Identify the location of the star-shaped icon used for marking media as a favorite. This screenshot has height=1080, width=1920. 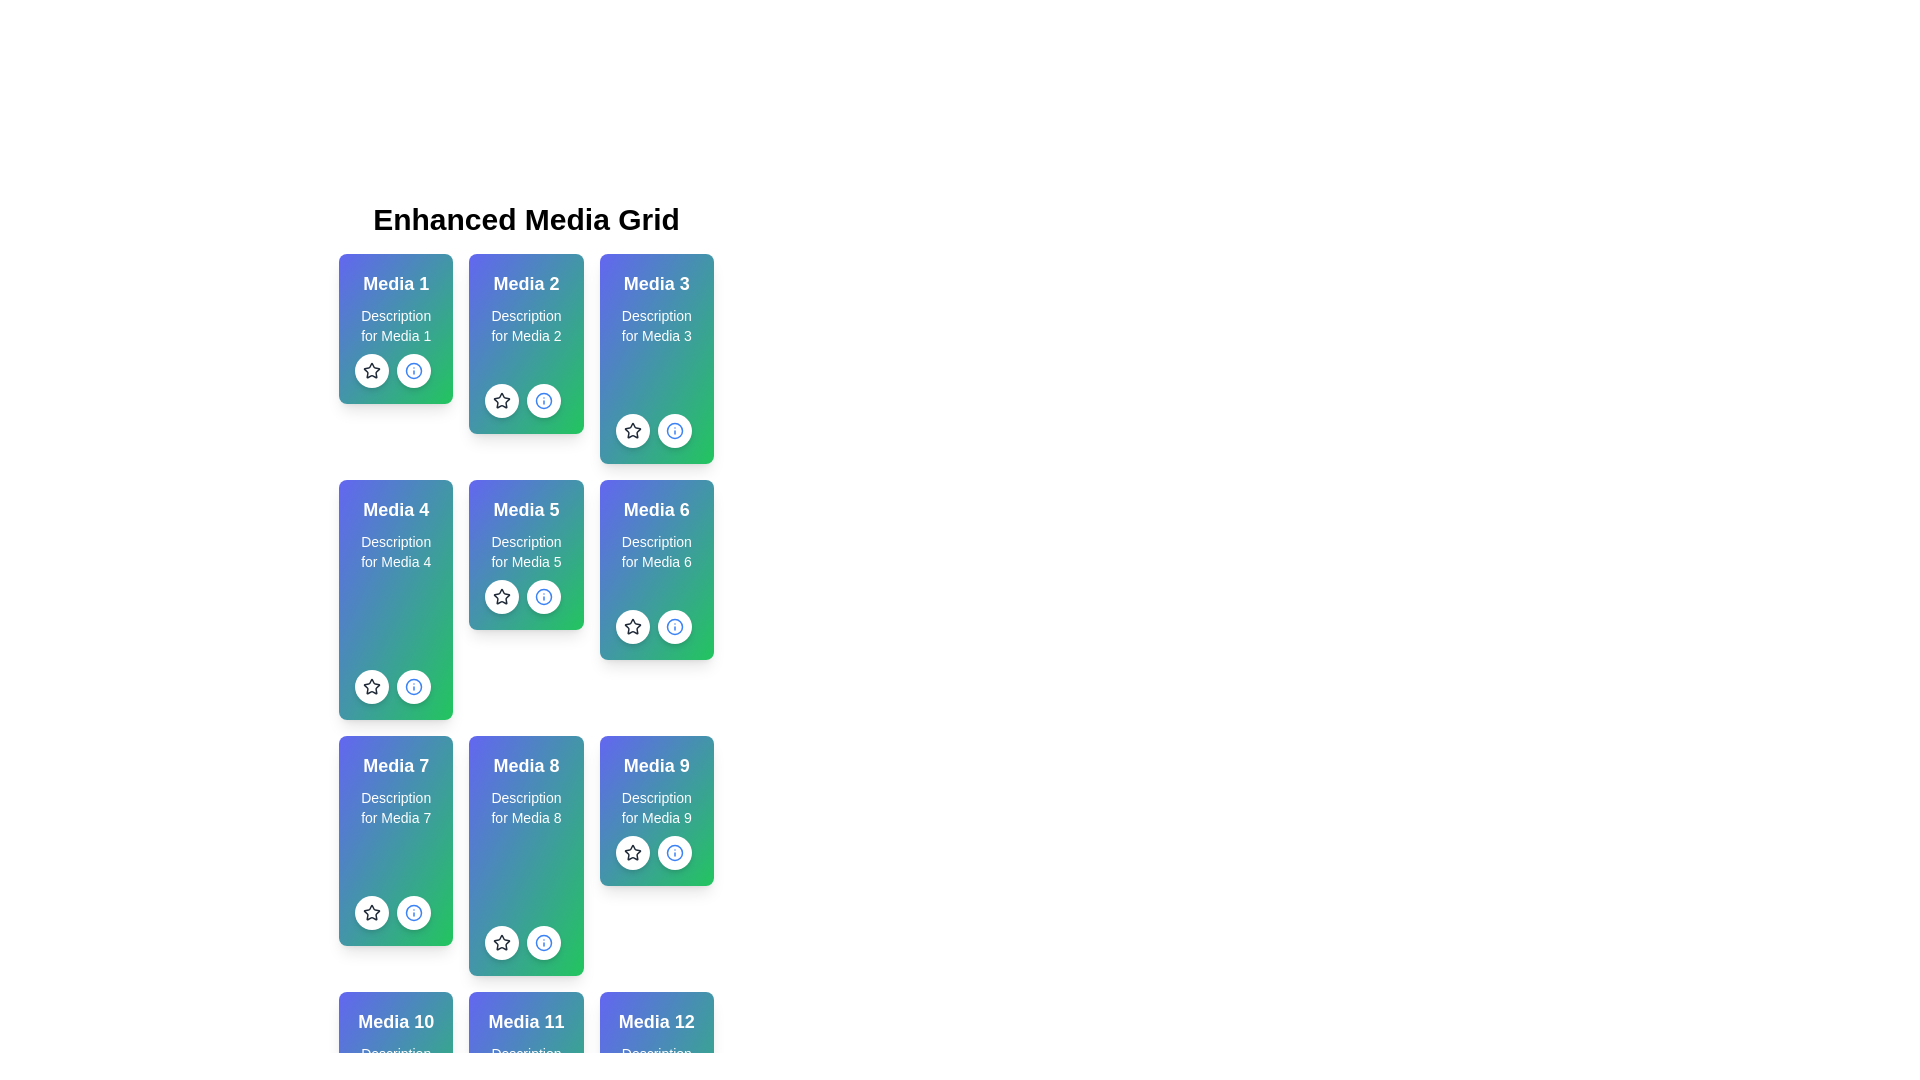
(372, 685).